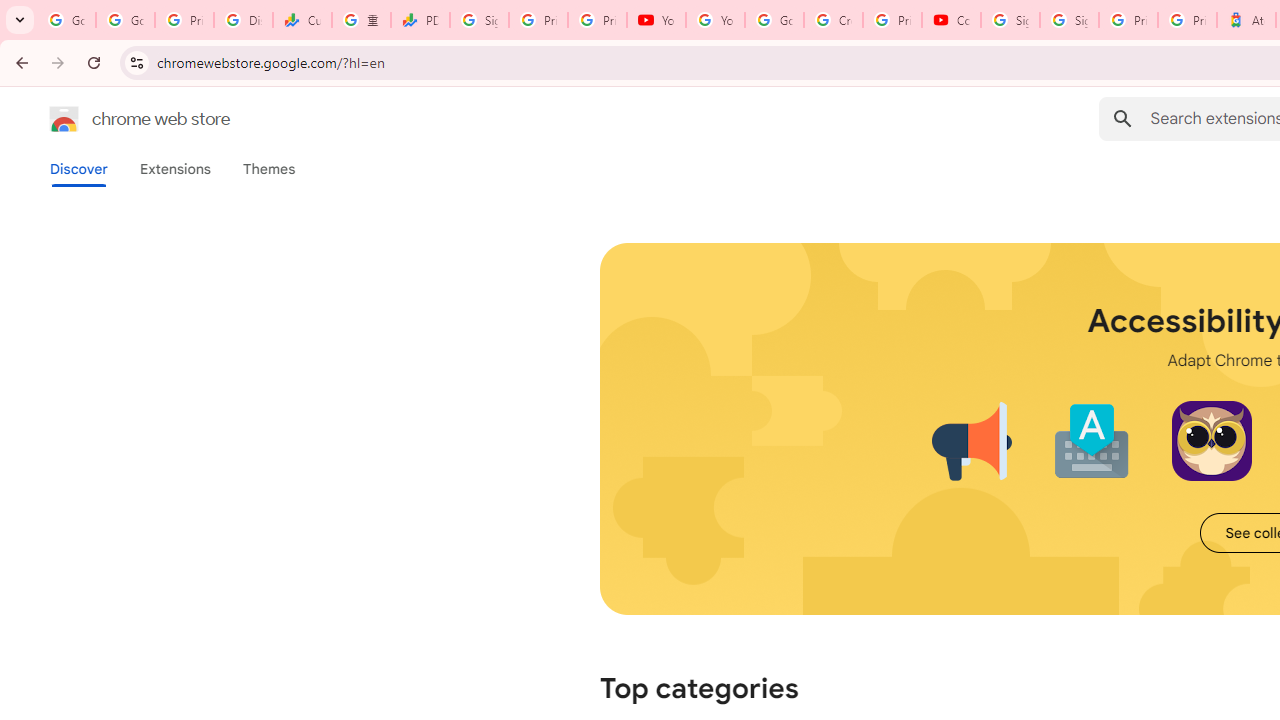 The width and height of the screenshot is (1280, 720). Describe the element at coordinates (64, 119) in the screenshot. I see `'Chrome Web Store logo'` at that location.